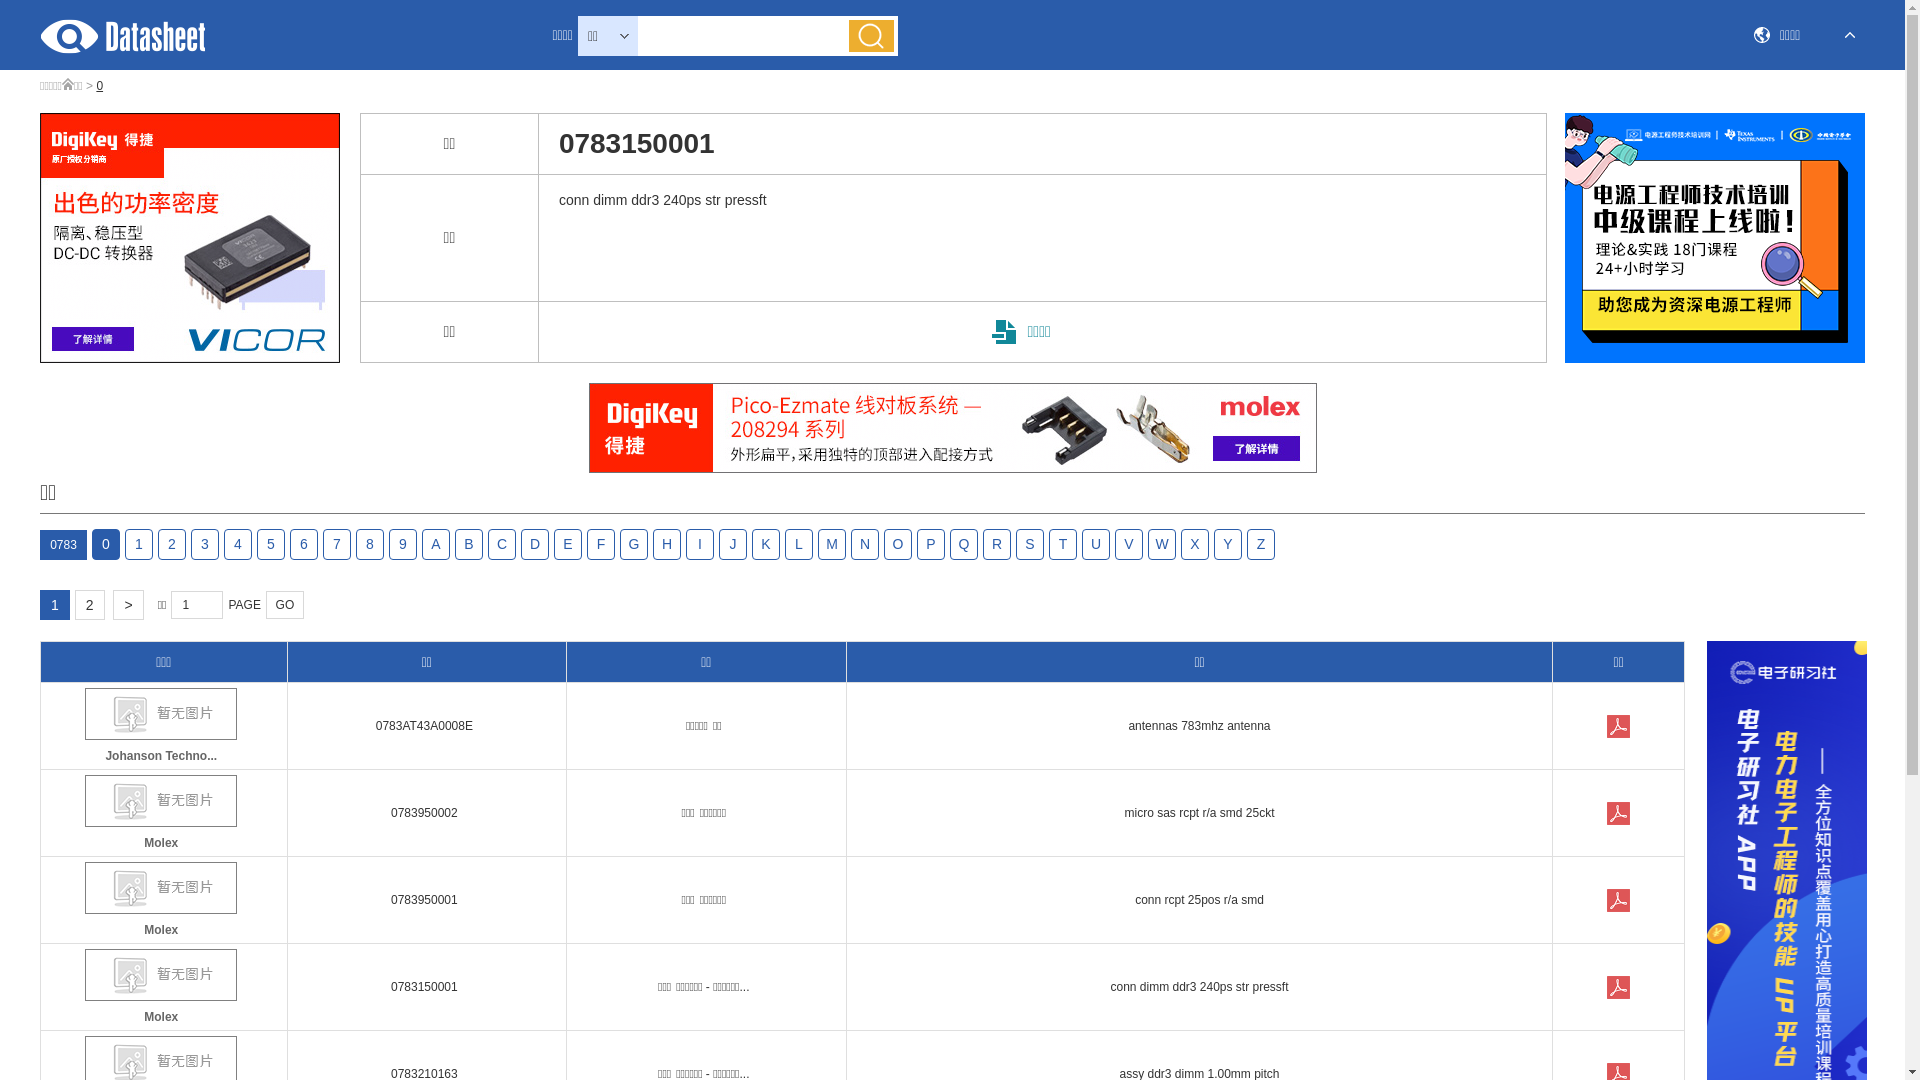 The image size is (1920, 1080). I want to click on '>', so click(127, 604).